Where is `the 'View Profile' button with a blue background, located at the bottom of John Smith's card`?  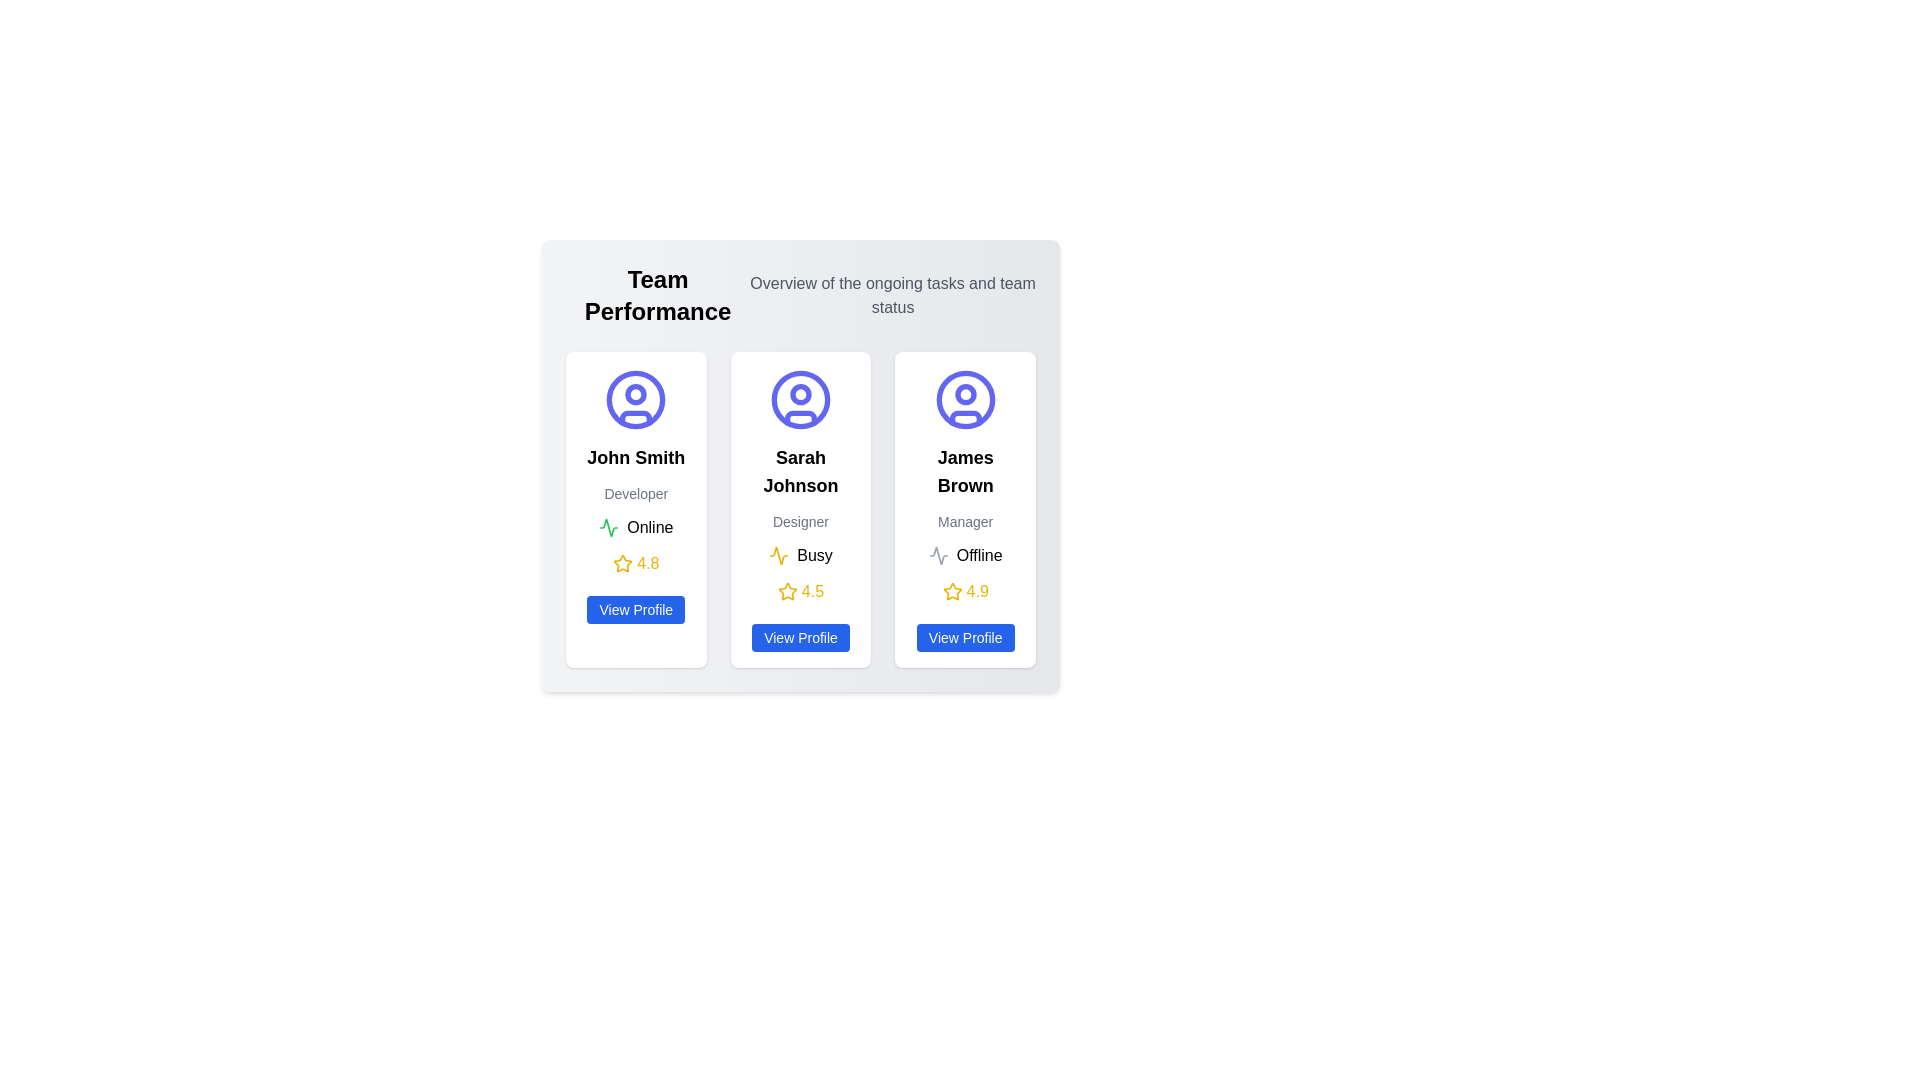
the 'View Profile' button with a blue background, located at the bottom of John Smith's card is located at coordinates (635, 608).